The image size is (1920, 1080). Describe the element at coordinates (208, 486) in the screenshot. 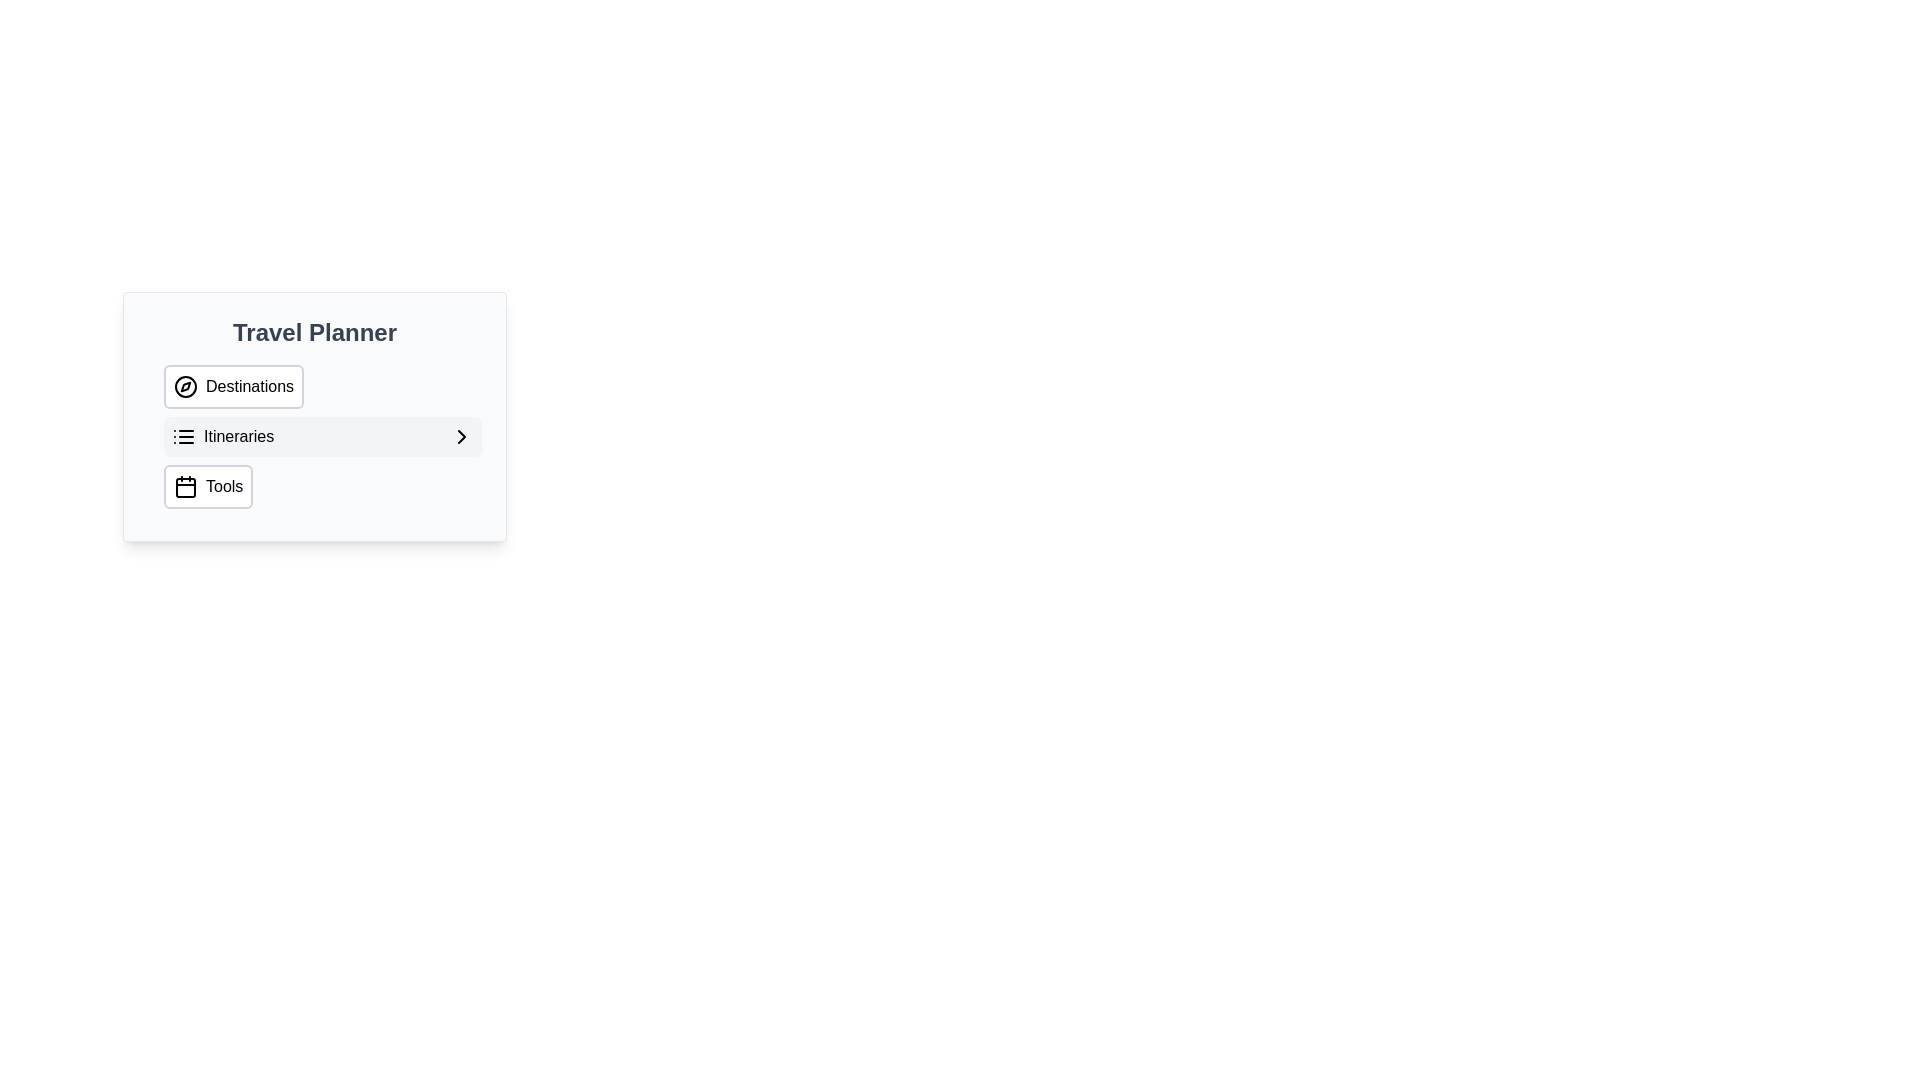

I see `the 'Tools' button, which has a white background and a light gray border that turns blue when hovered. It is the third option under the 'Travel Planner' header, containing a calendar icon to the left and the text 'Tools' aligned to the right` at that location.